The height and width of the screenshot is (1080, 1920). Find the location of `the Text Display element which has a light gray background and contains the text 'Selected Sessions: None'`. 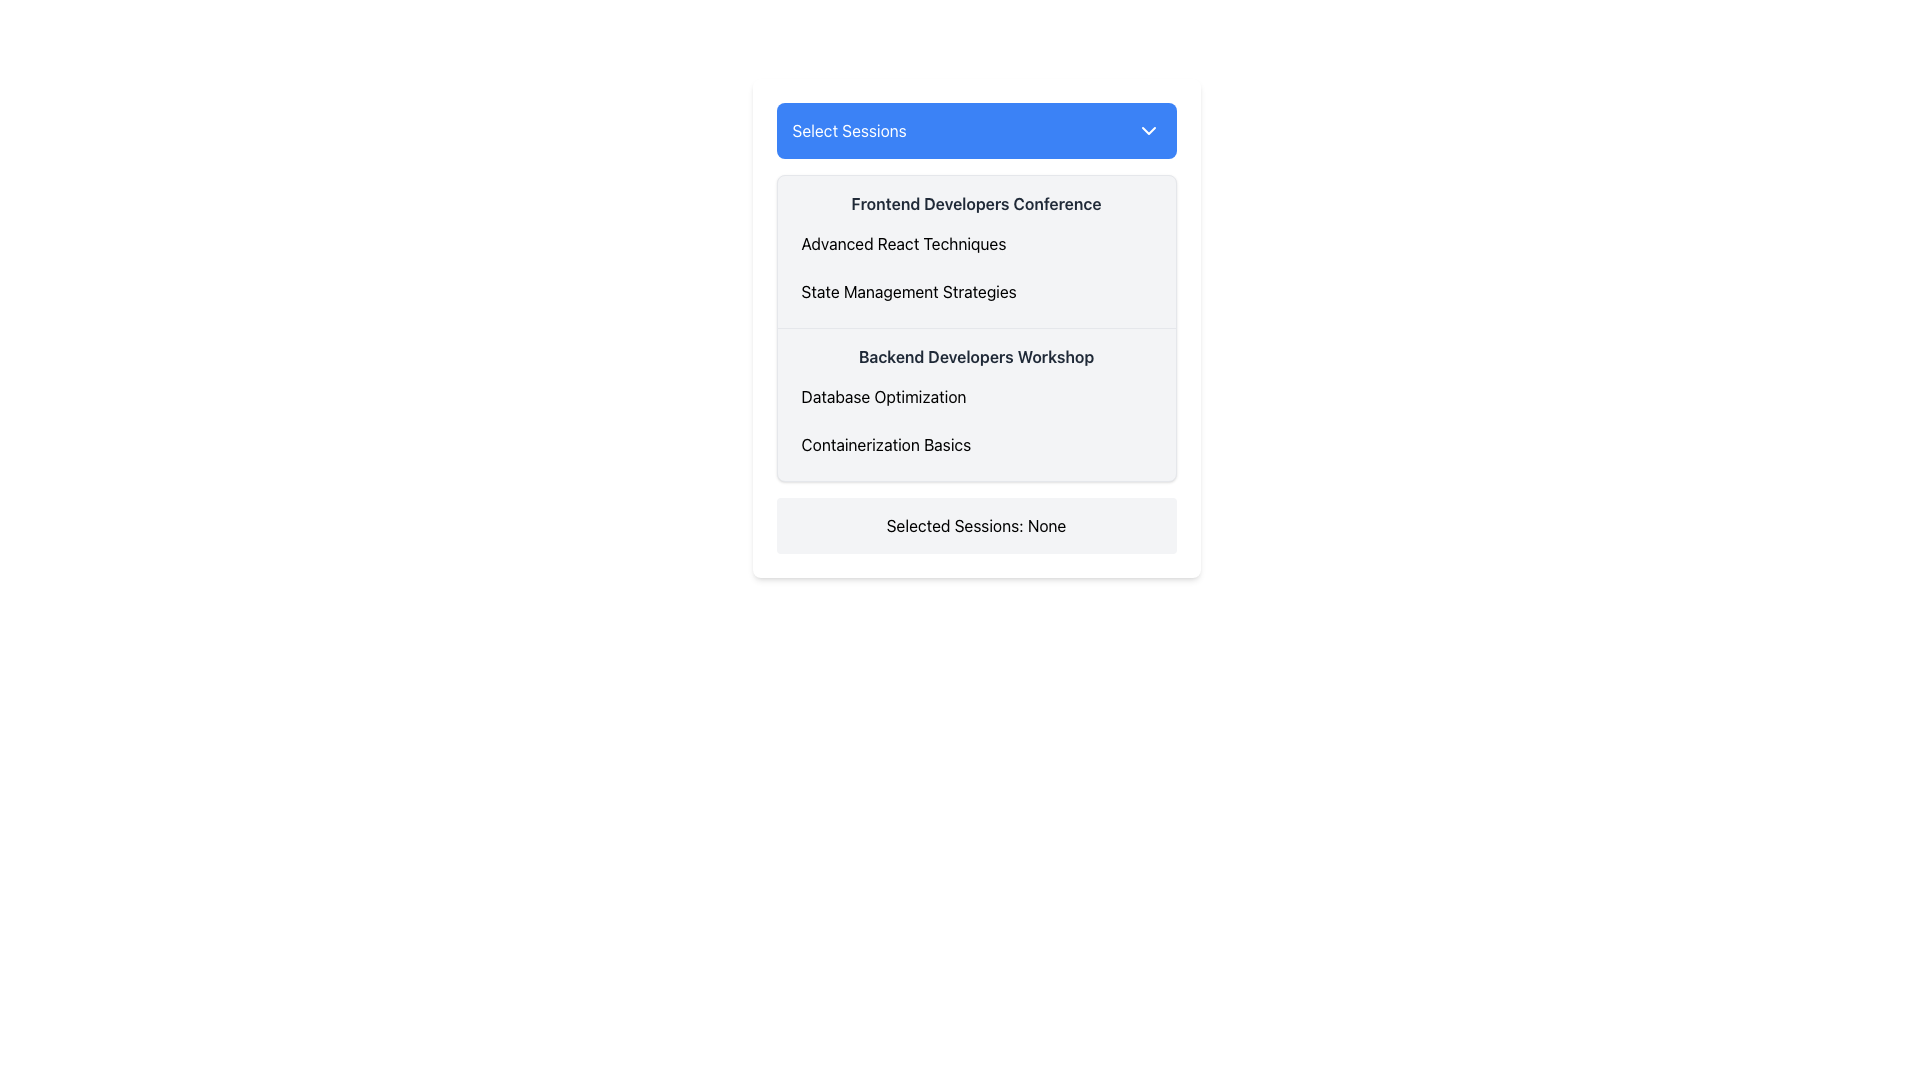

the Text Display element which has a light gray background and contains the text 'Selected Sessions: None' is located at coordinates (976, 524).